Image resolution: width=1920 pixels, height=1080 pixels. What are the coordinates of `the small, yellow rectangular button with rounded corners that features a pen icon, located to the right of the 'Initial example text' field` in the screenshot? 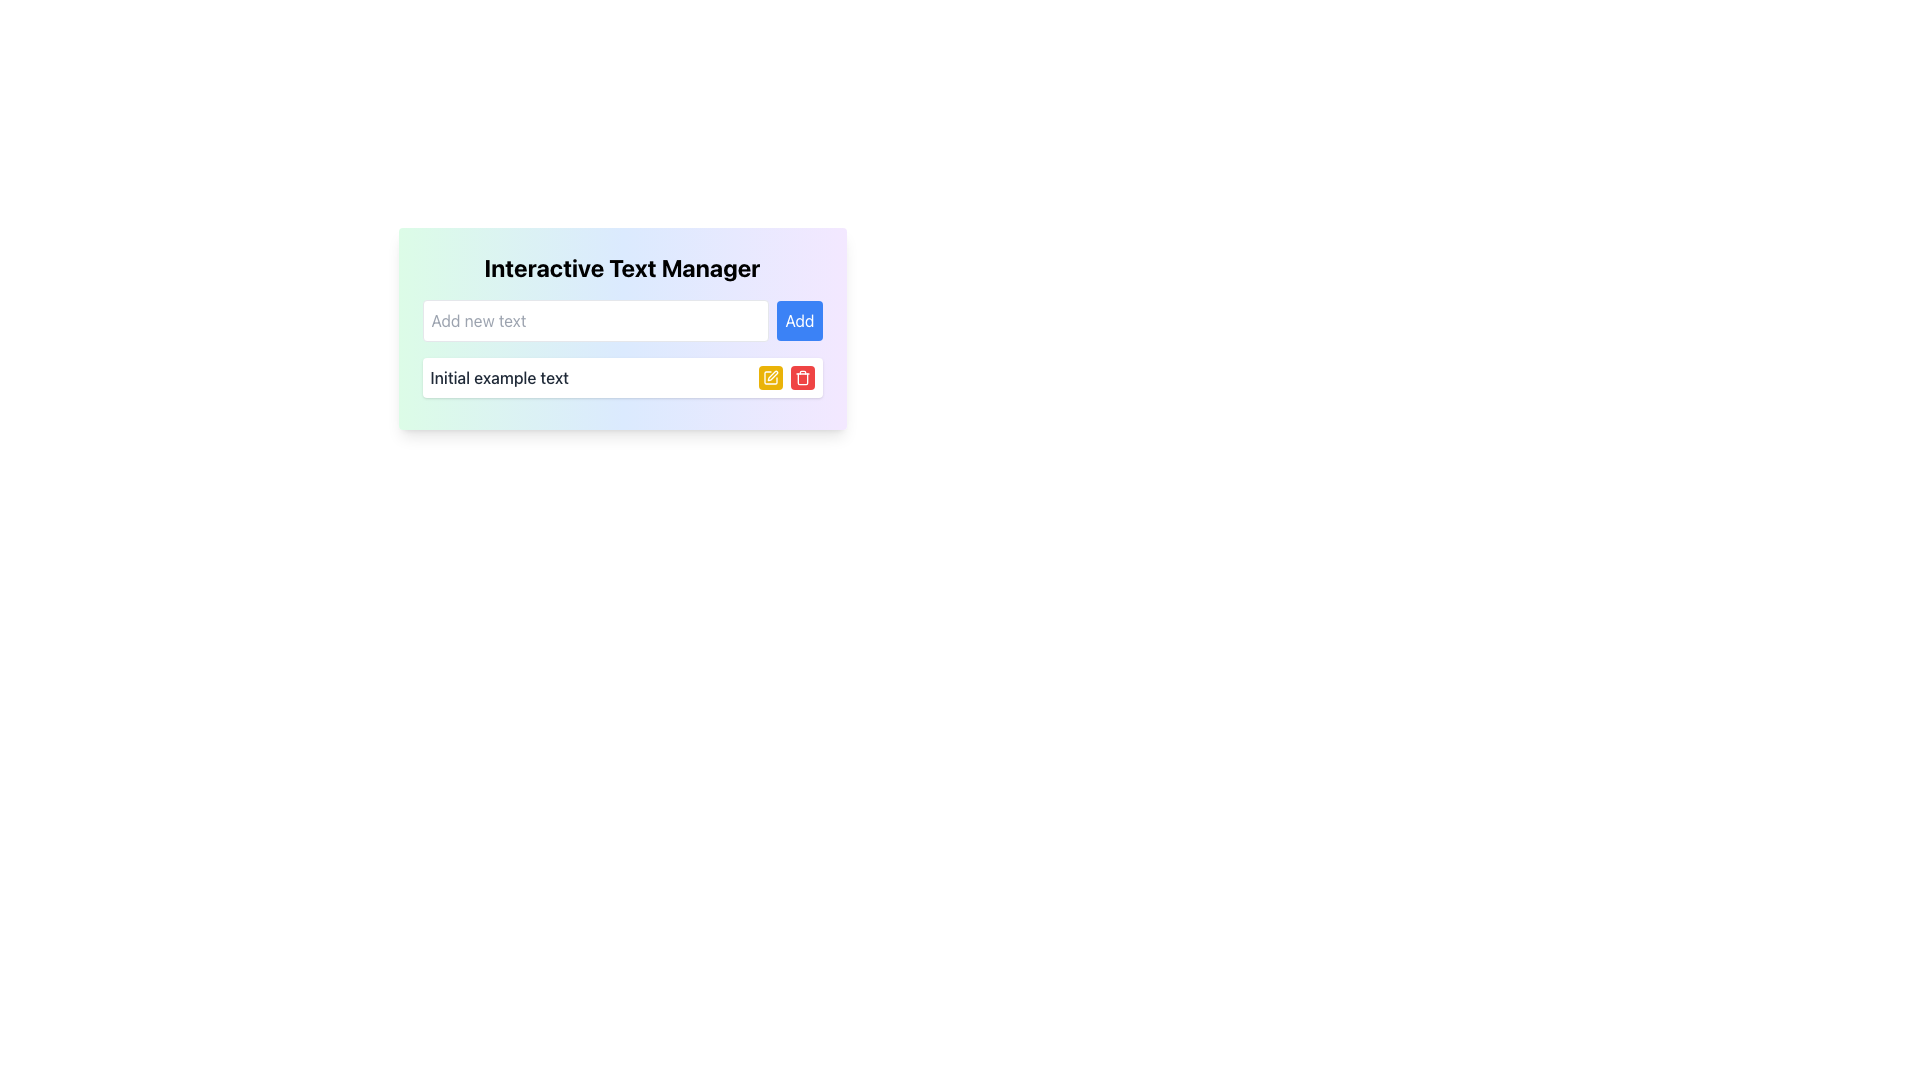 It's located at (769, 378).